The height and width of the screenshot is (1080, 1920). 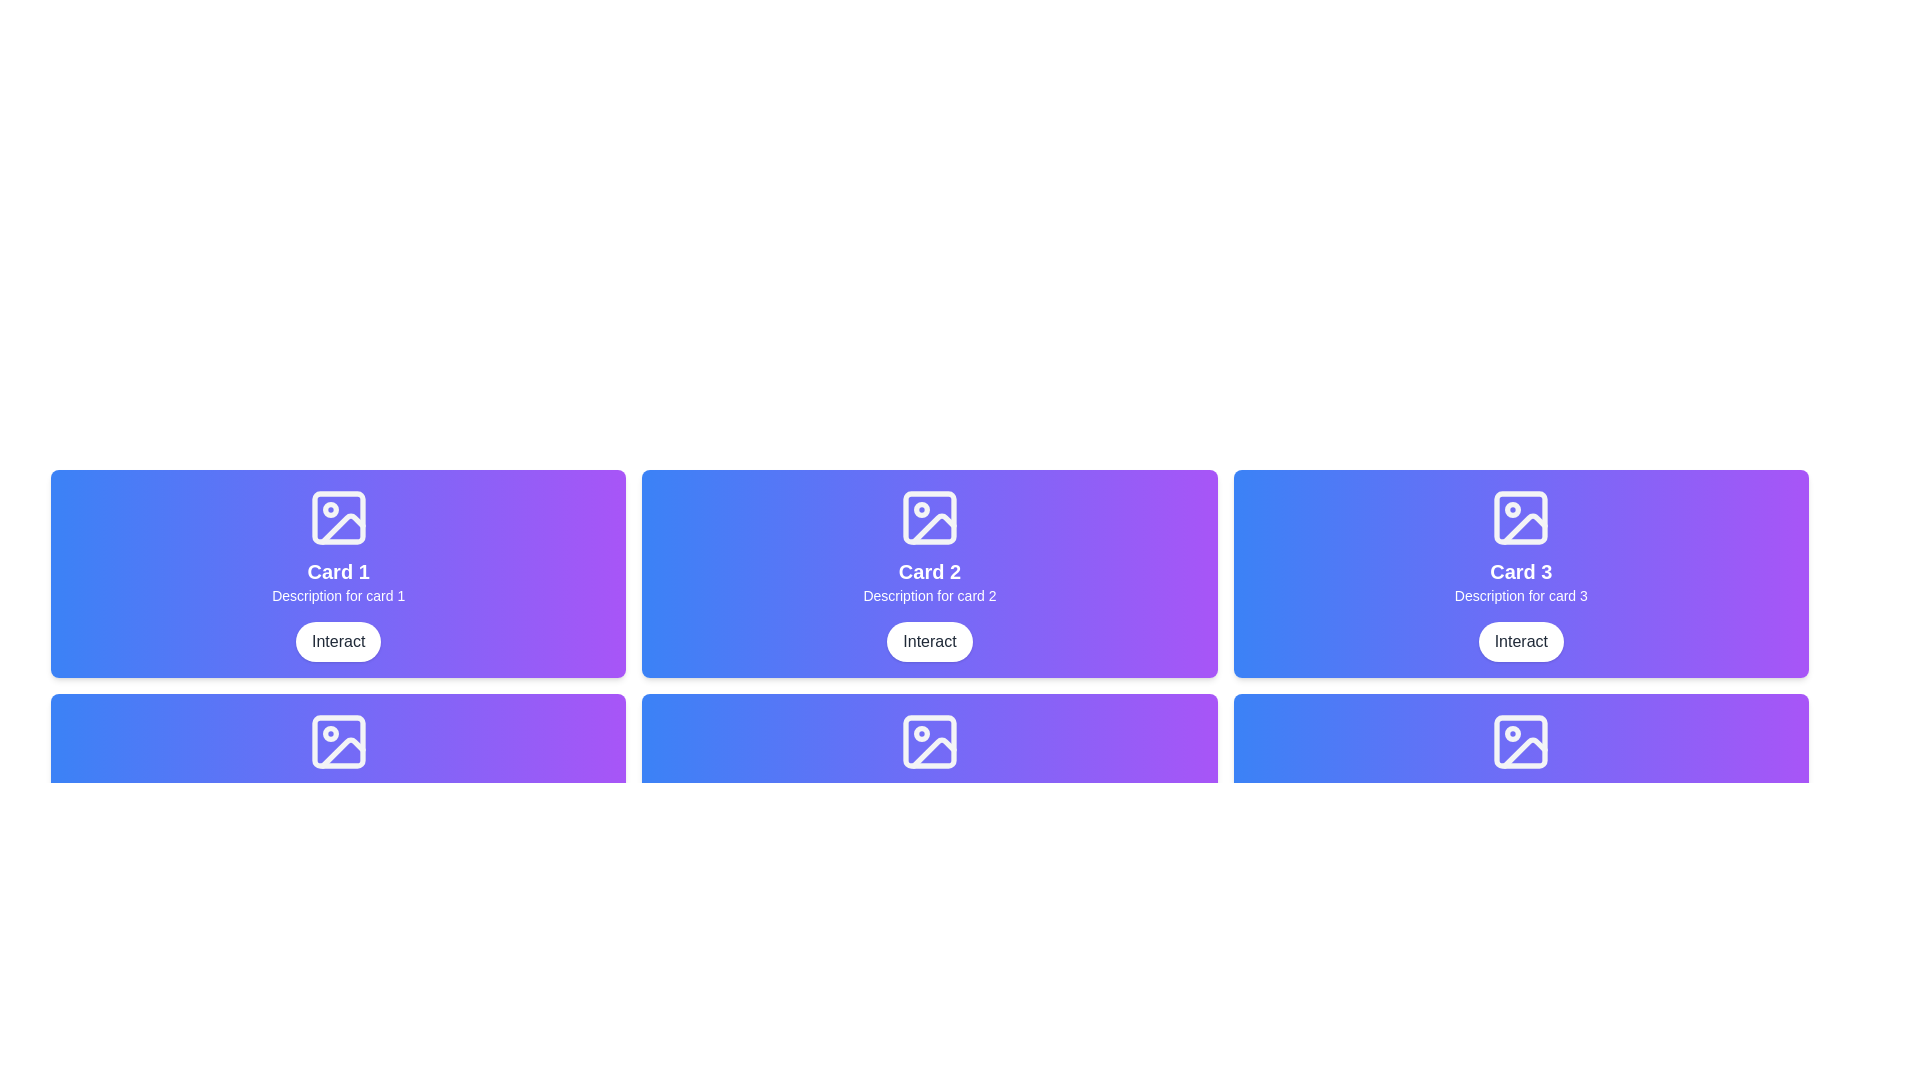 What do you see at coordinates (929, 516) in the screenshot?
I see `the decorative icon located in 'Card 2', which is centrally positioned above the text 'Card 2' and 'Description for card 2'` at bounding box center [929, 516].